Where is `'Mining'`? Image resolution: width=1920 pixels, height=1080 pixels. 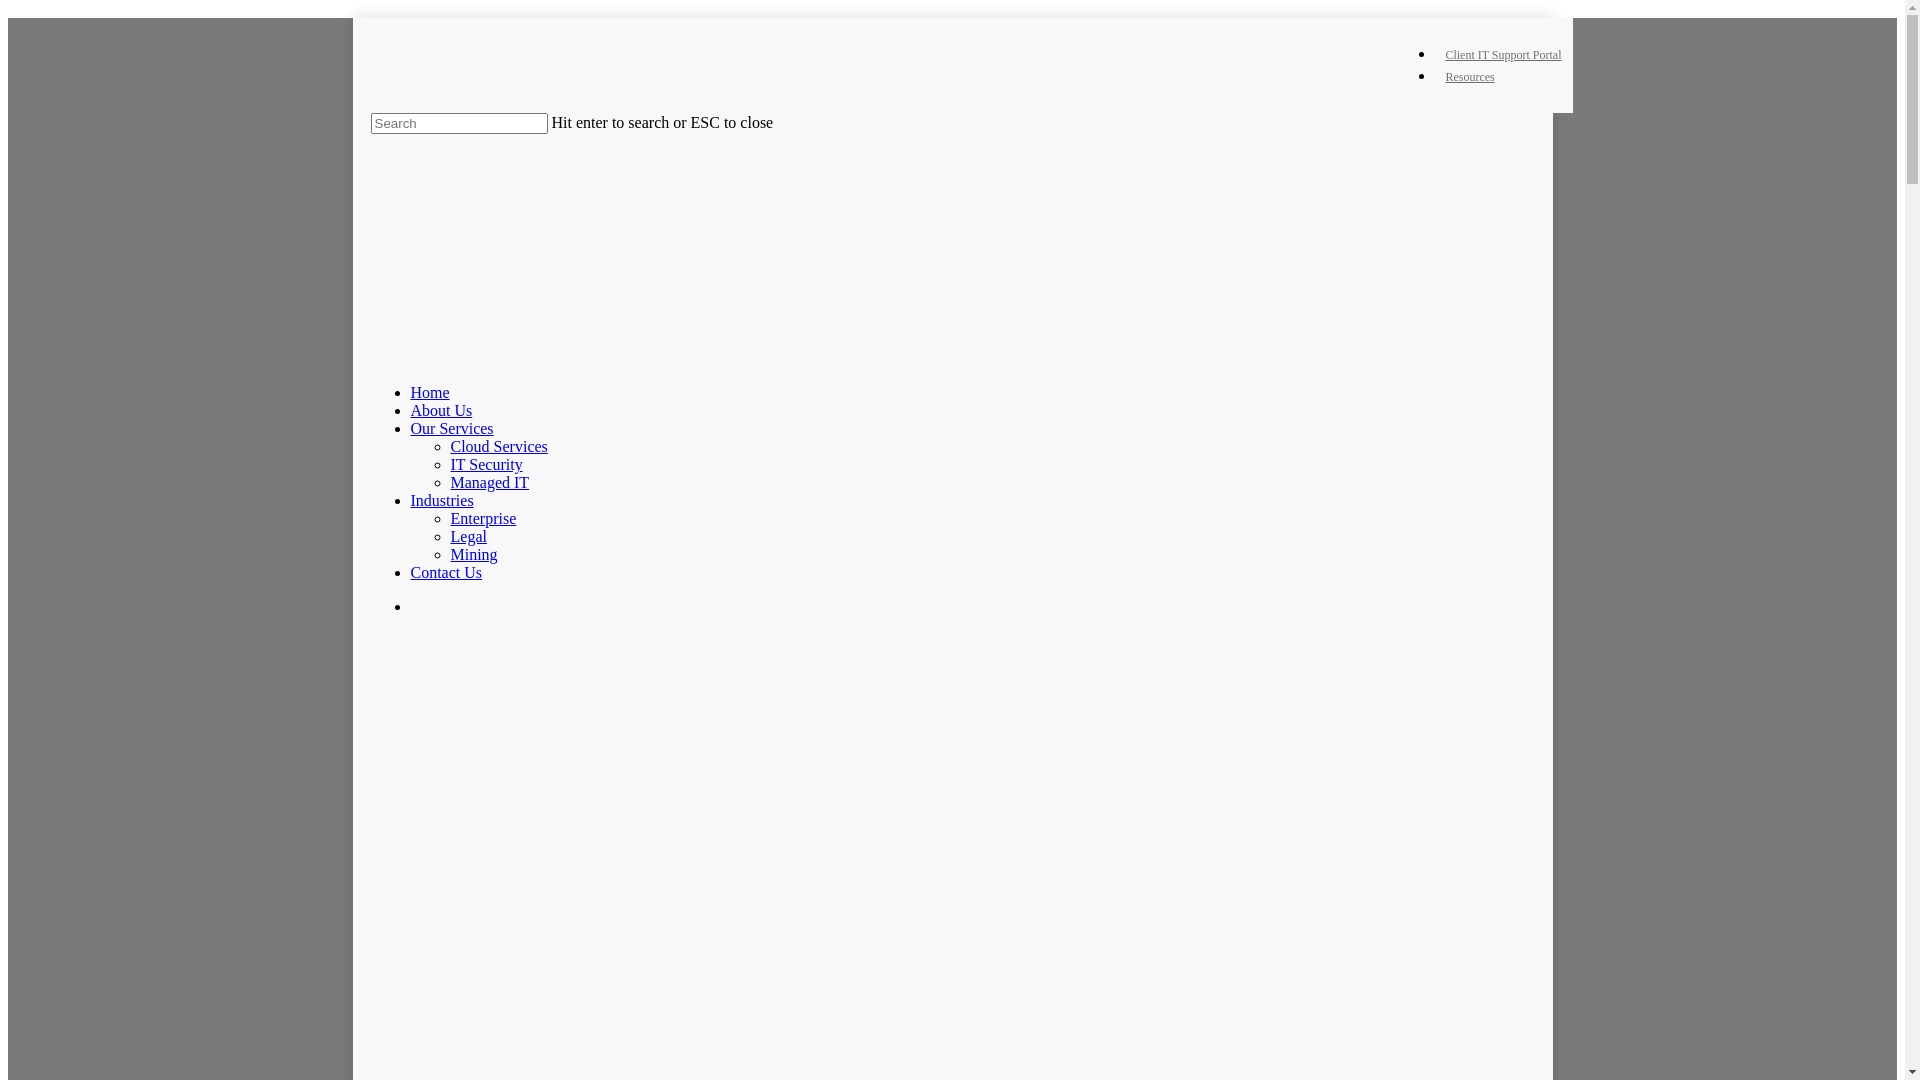
'Mining' is located at coordinates (472, 554).